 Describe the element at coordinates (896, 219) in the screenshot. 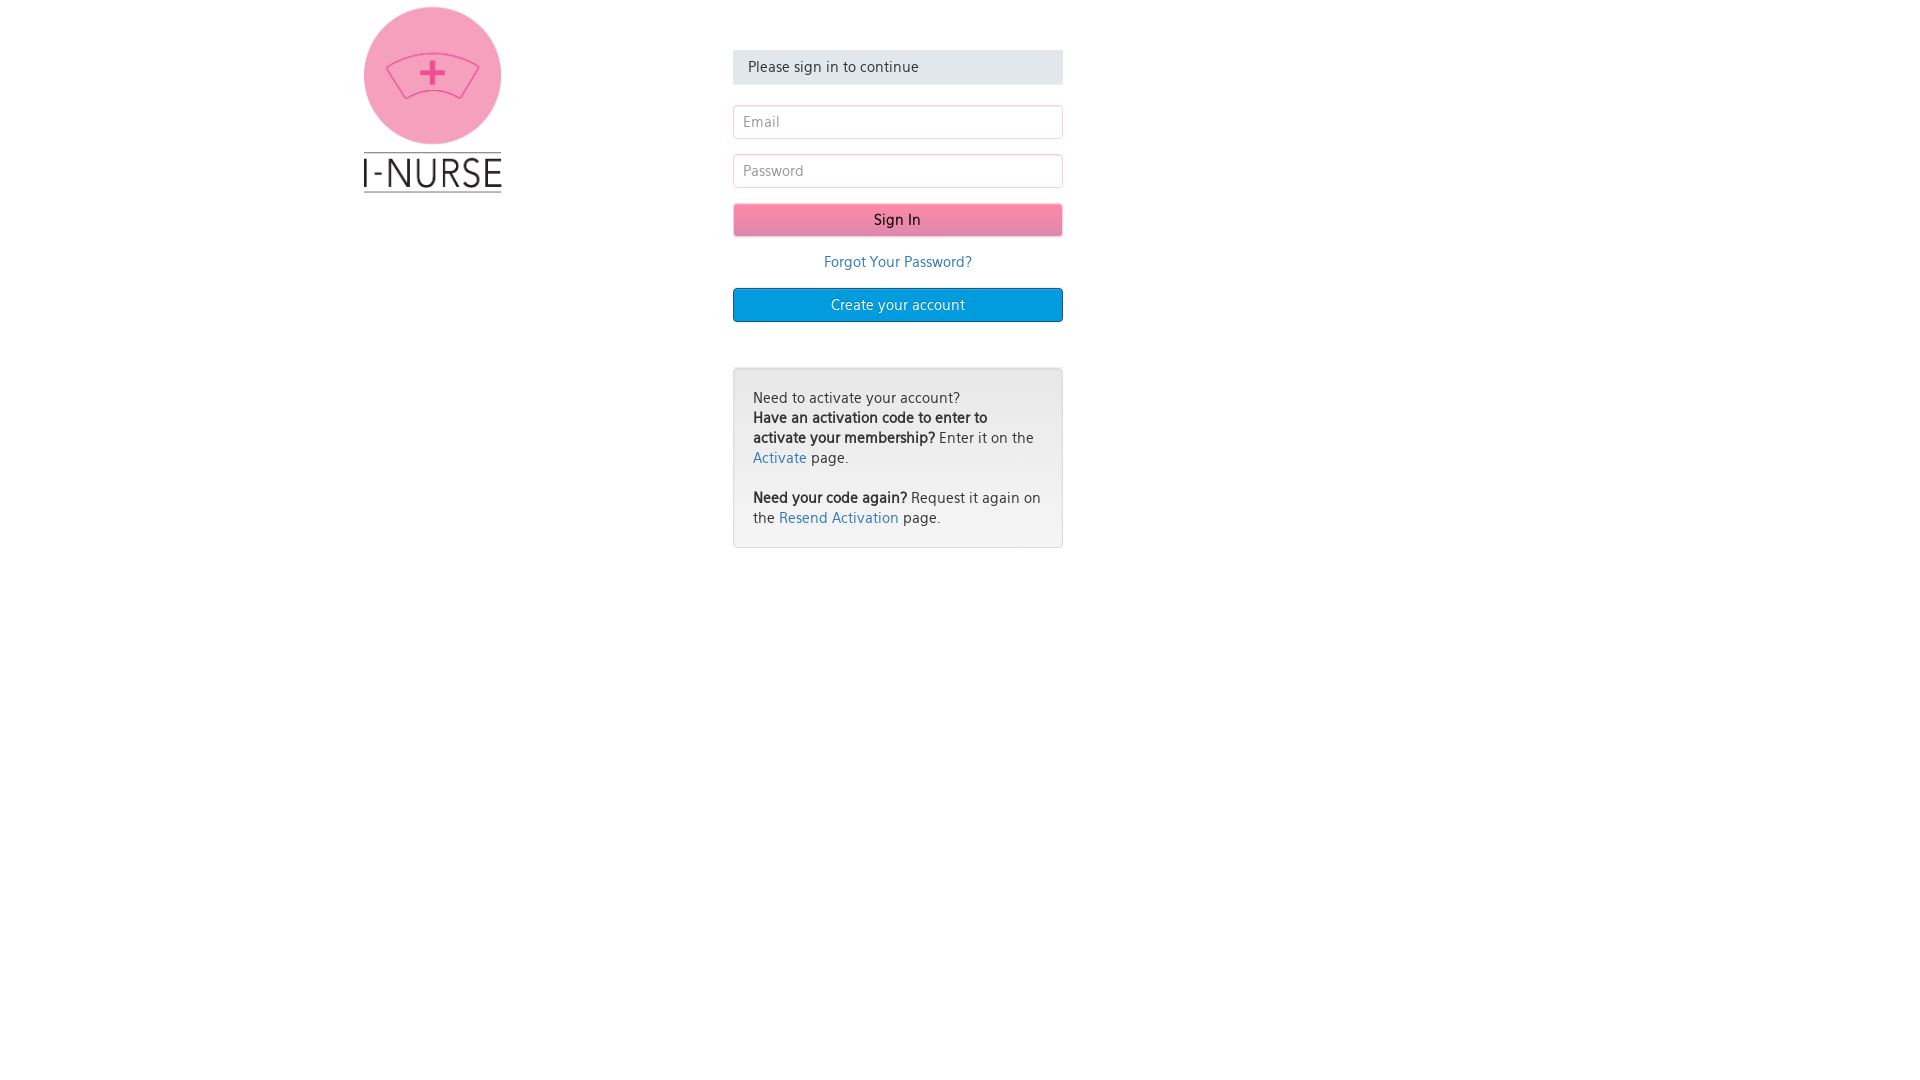

I see `'Sign In'` at that location.